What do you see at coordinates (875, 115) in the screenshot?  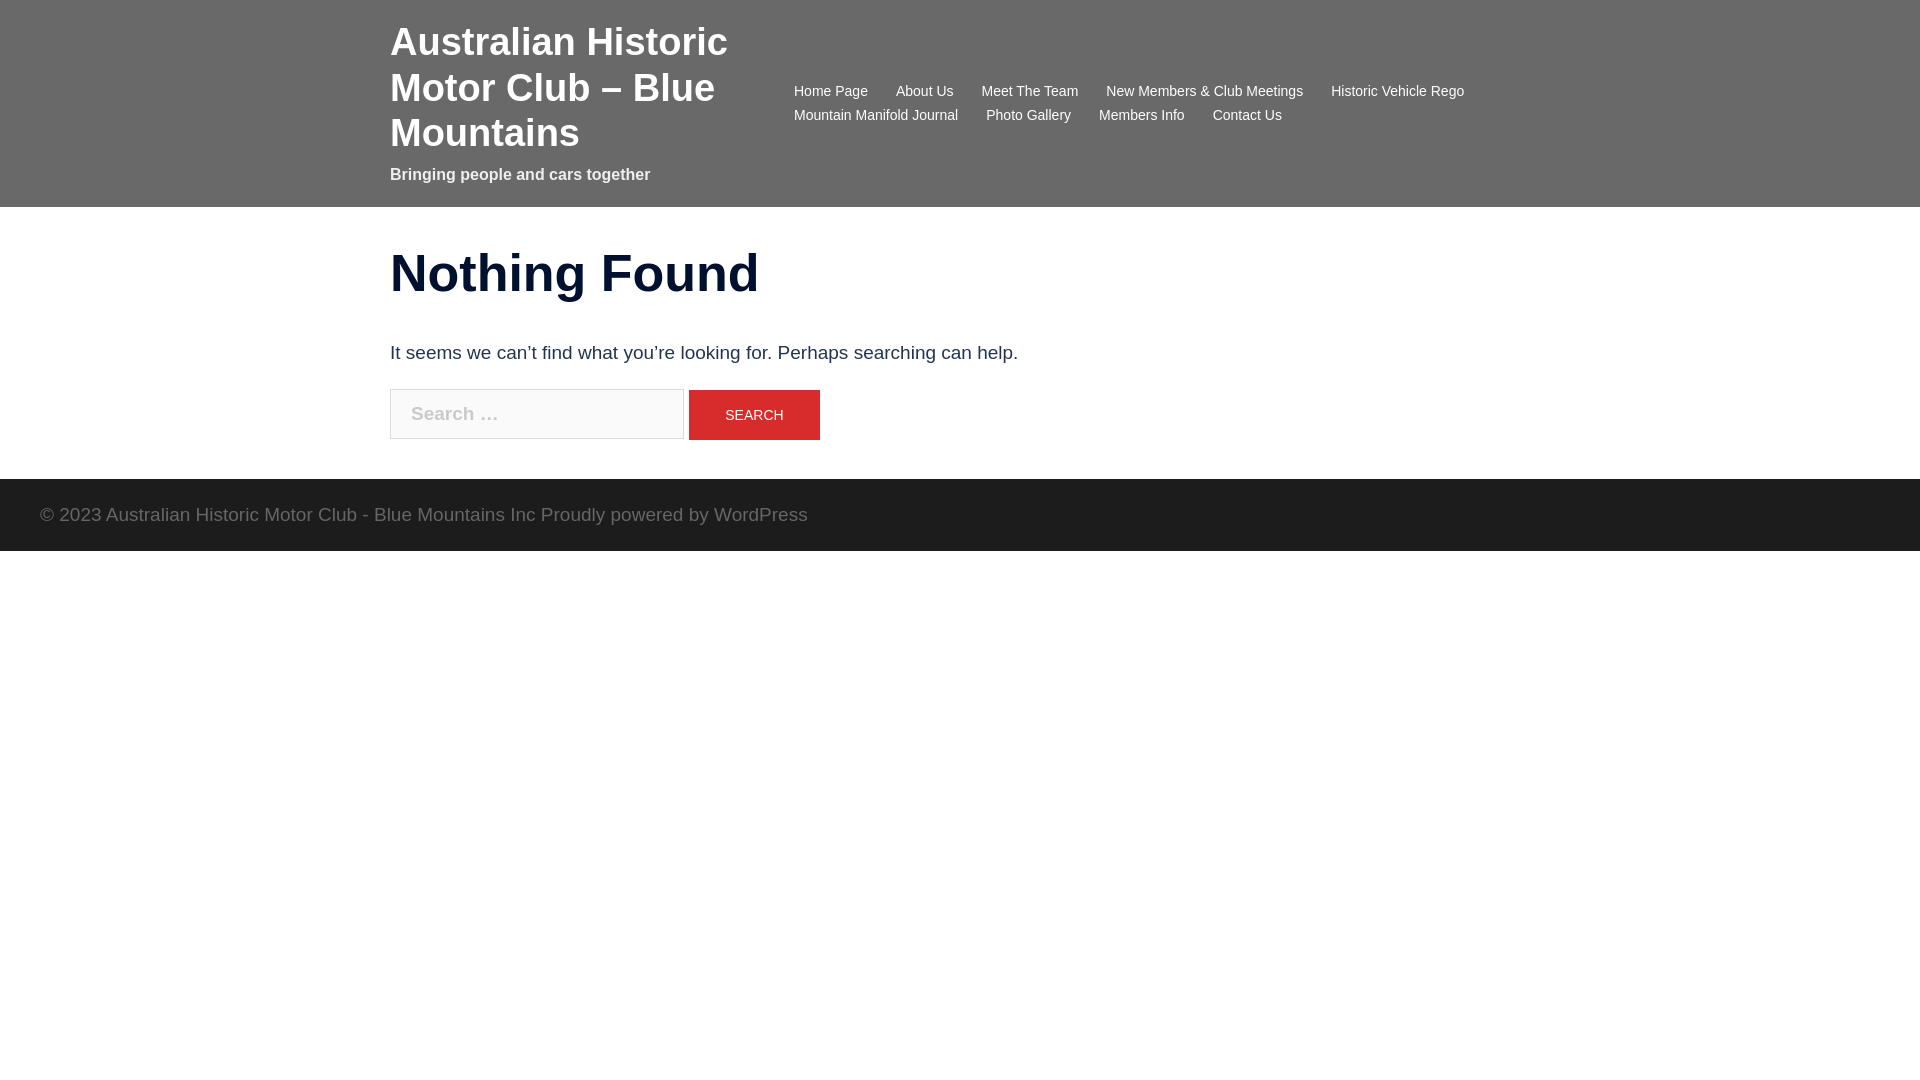 I see `'Mountain Manifold Journal'` at bounding box center [875, 115].